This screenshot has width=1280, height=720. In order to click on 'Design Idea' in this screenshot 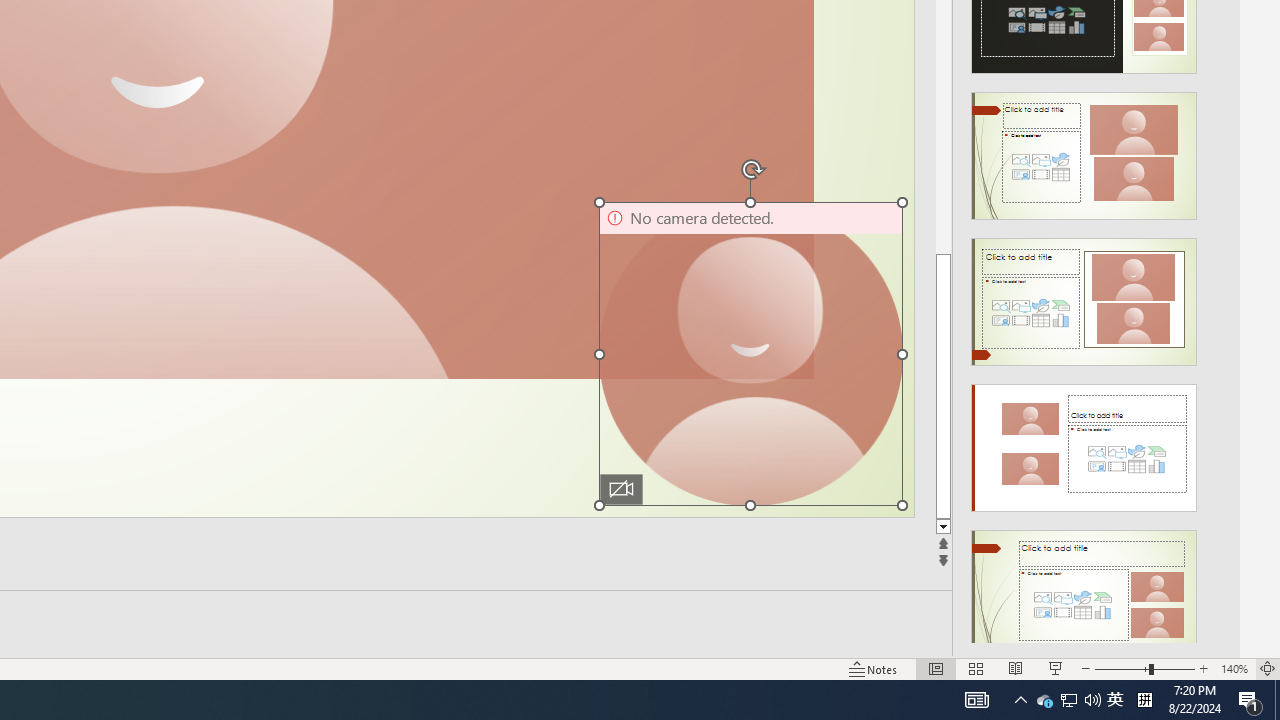, I will do `click(1083, 586)`.